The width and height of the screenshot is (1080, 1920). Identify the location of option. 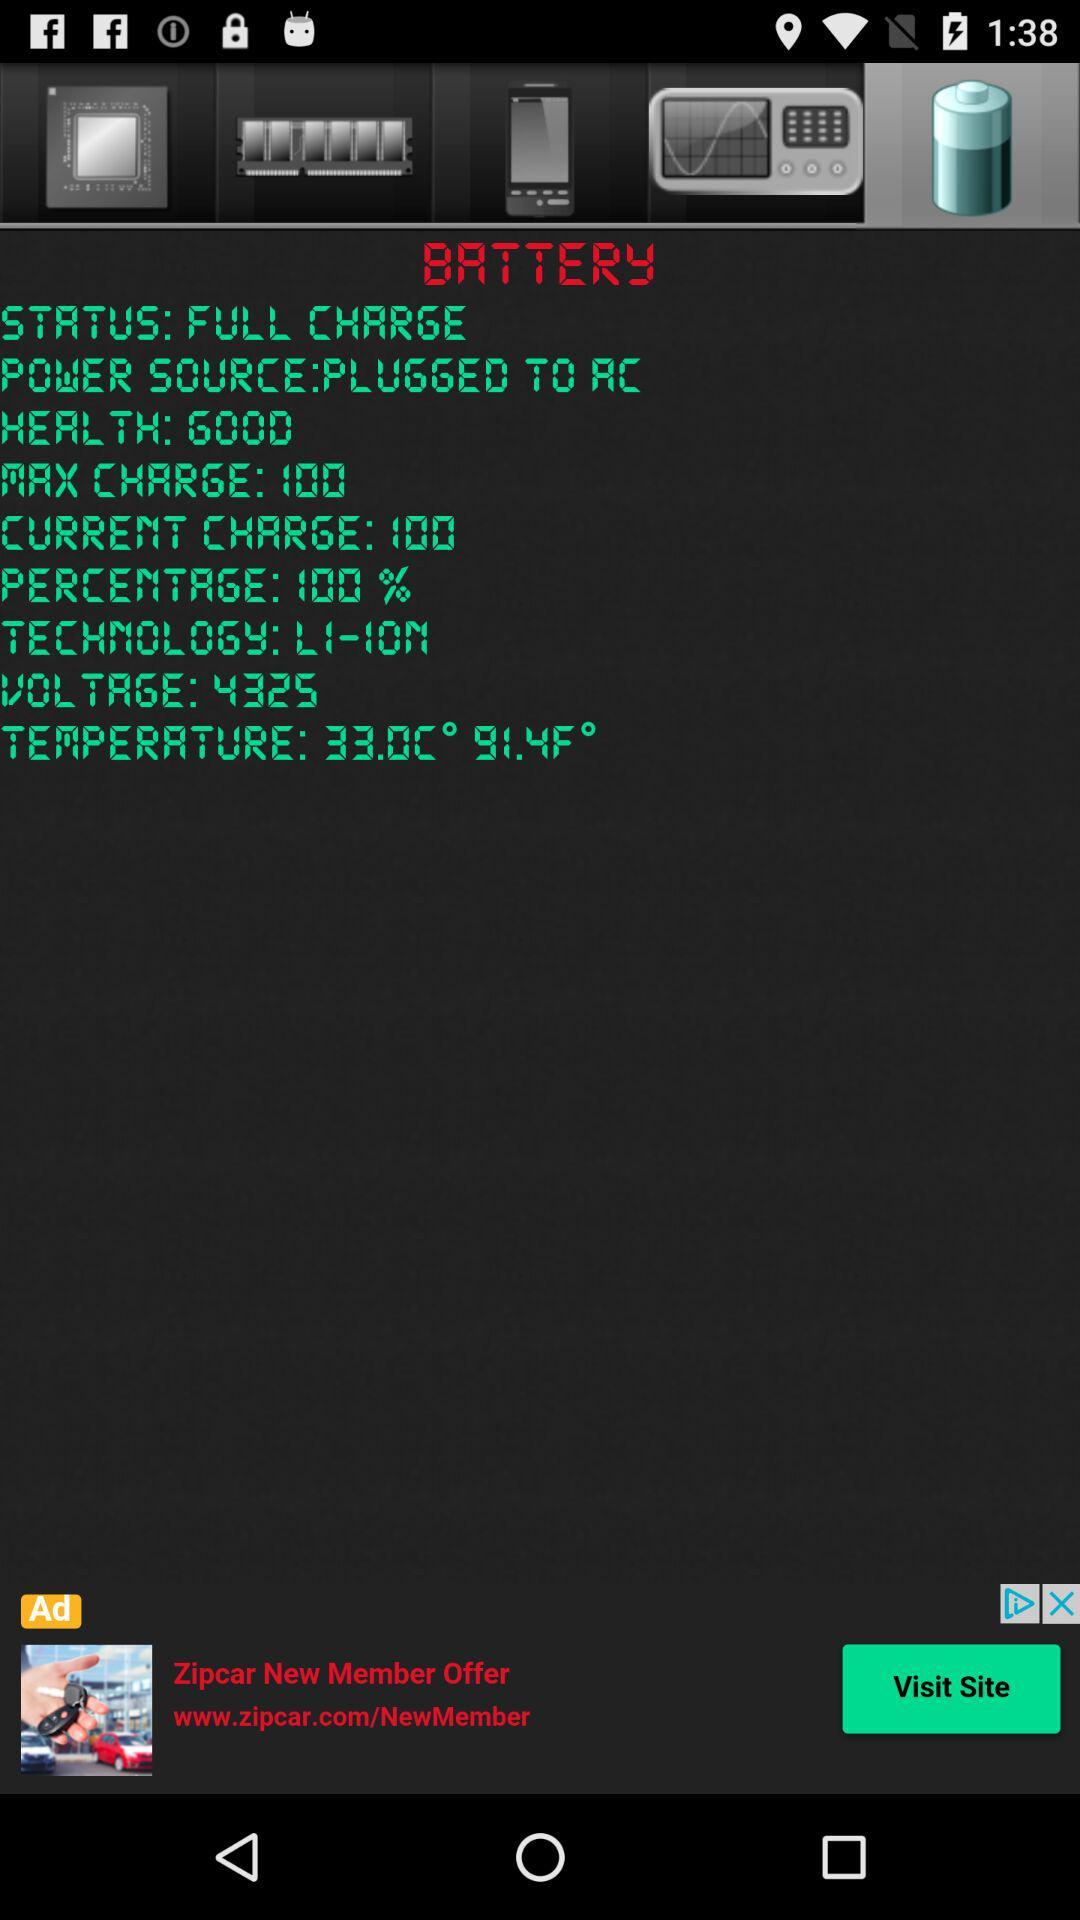
(540, 1688).